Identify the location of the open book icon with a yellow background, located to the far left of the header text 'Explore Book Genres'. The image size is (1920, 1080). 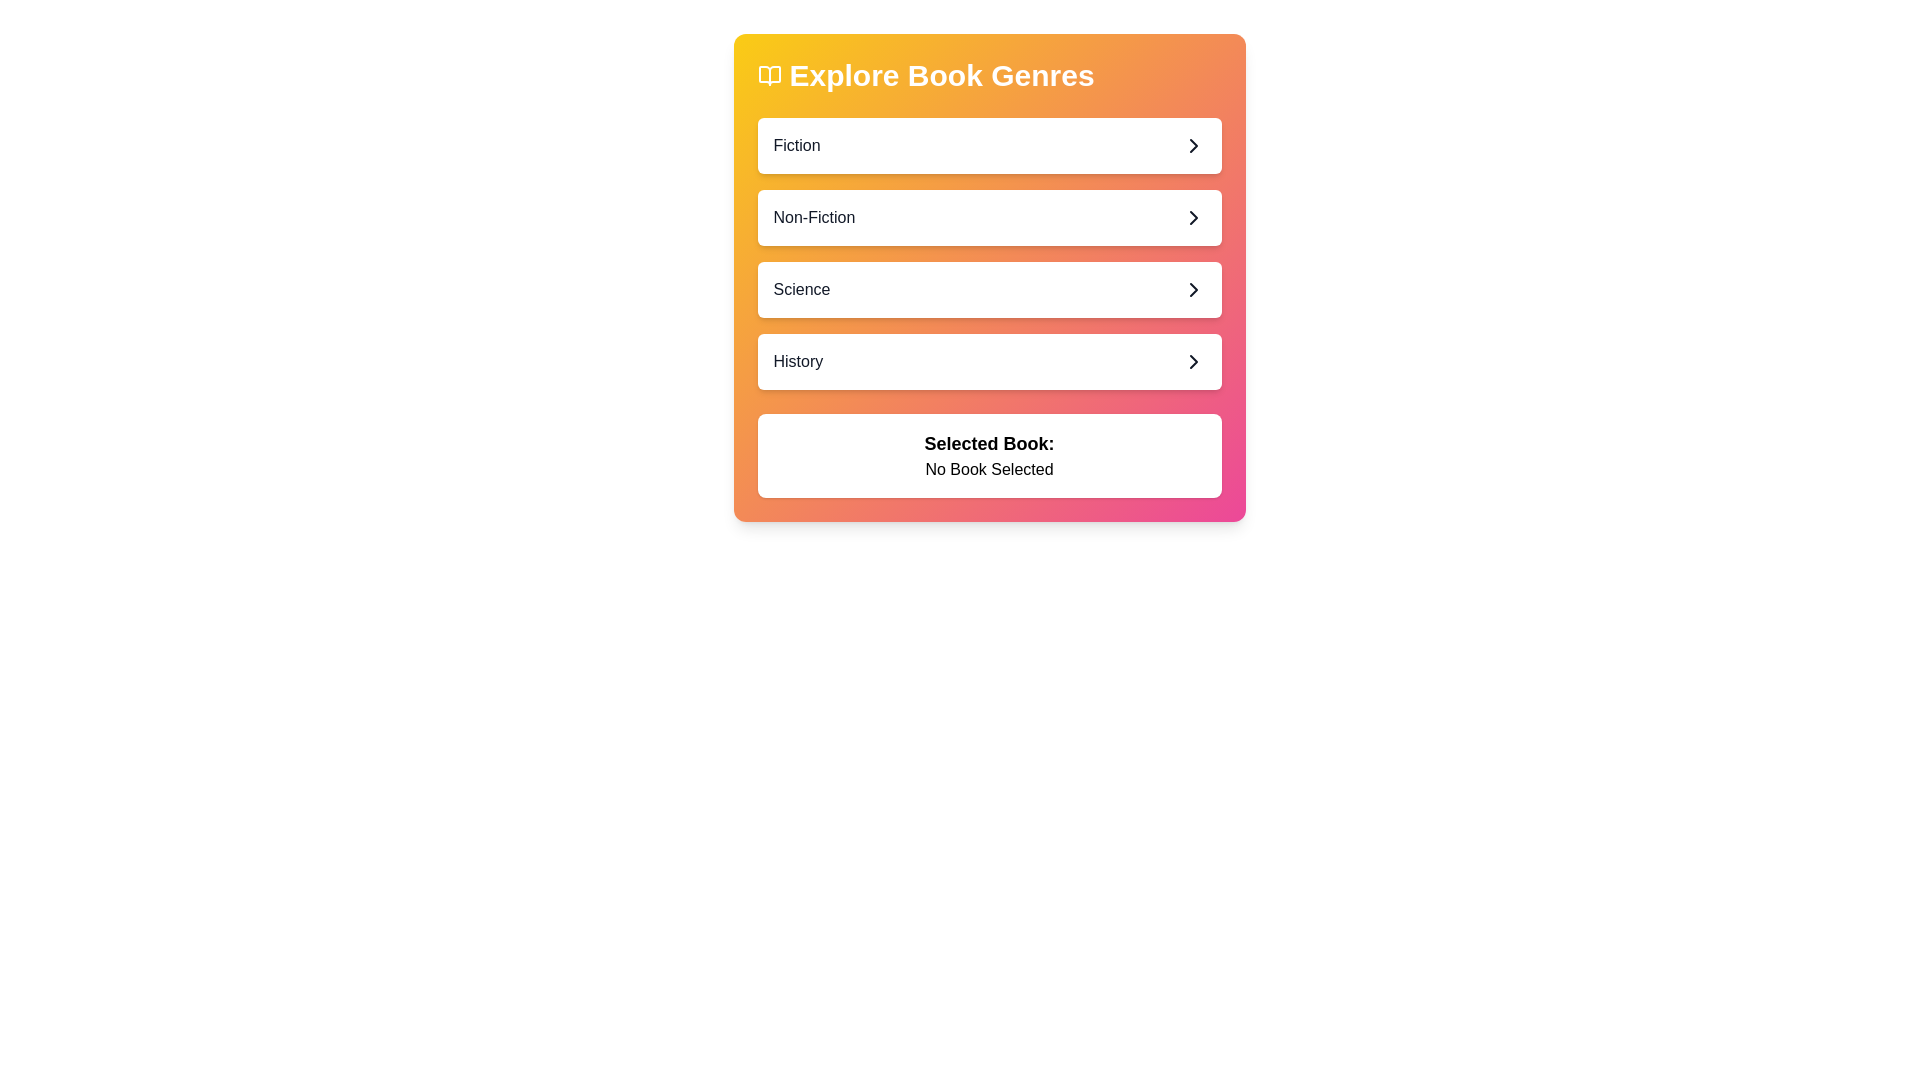
(768, 75).